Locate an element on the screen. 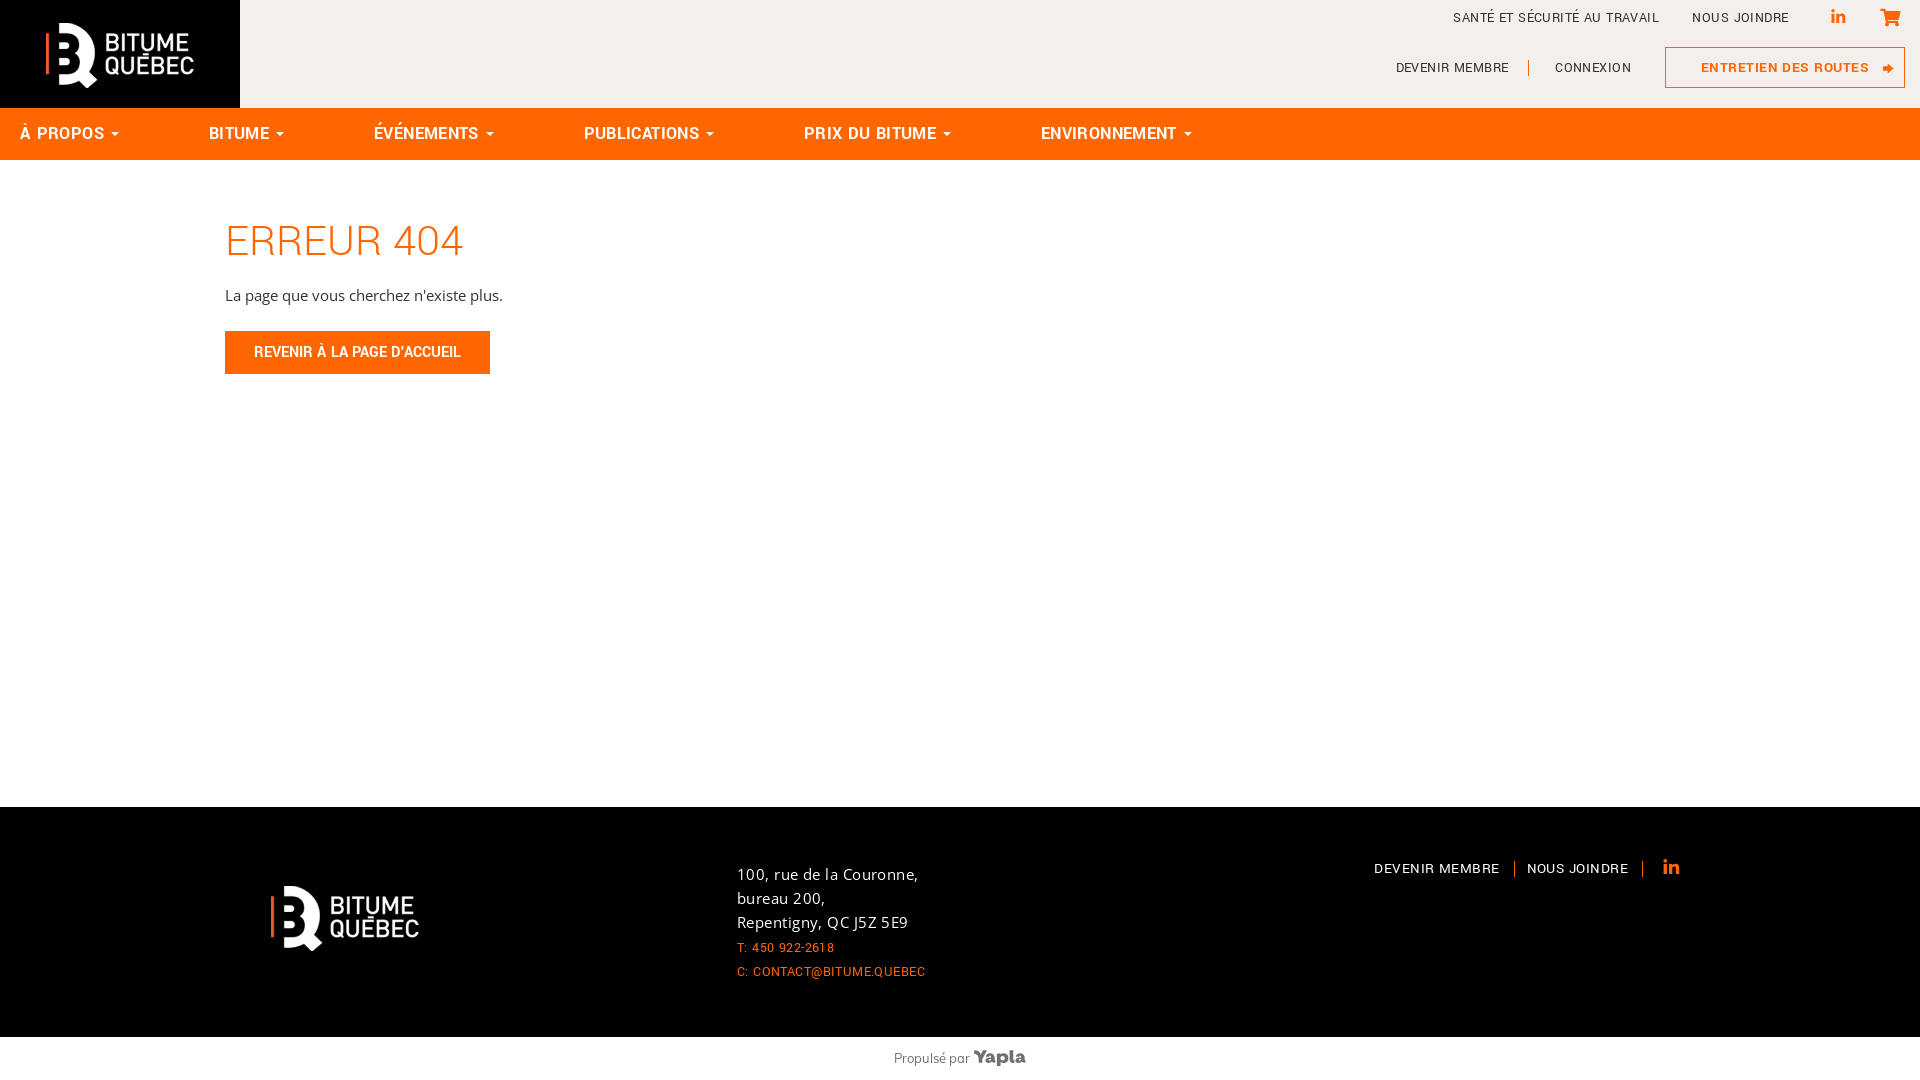 This screenshot has width=1920, height=1080. 'NOUS JOINDRE' is located at coordinates (1525, 867).